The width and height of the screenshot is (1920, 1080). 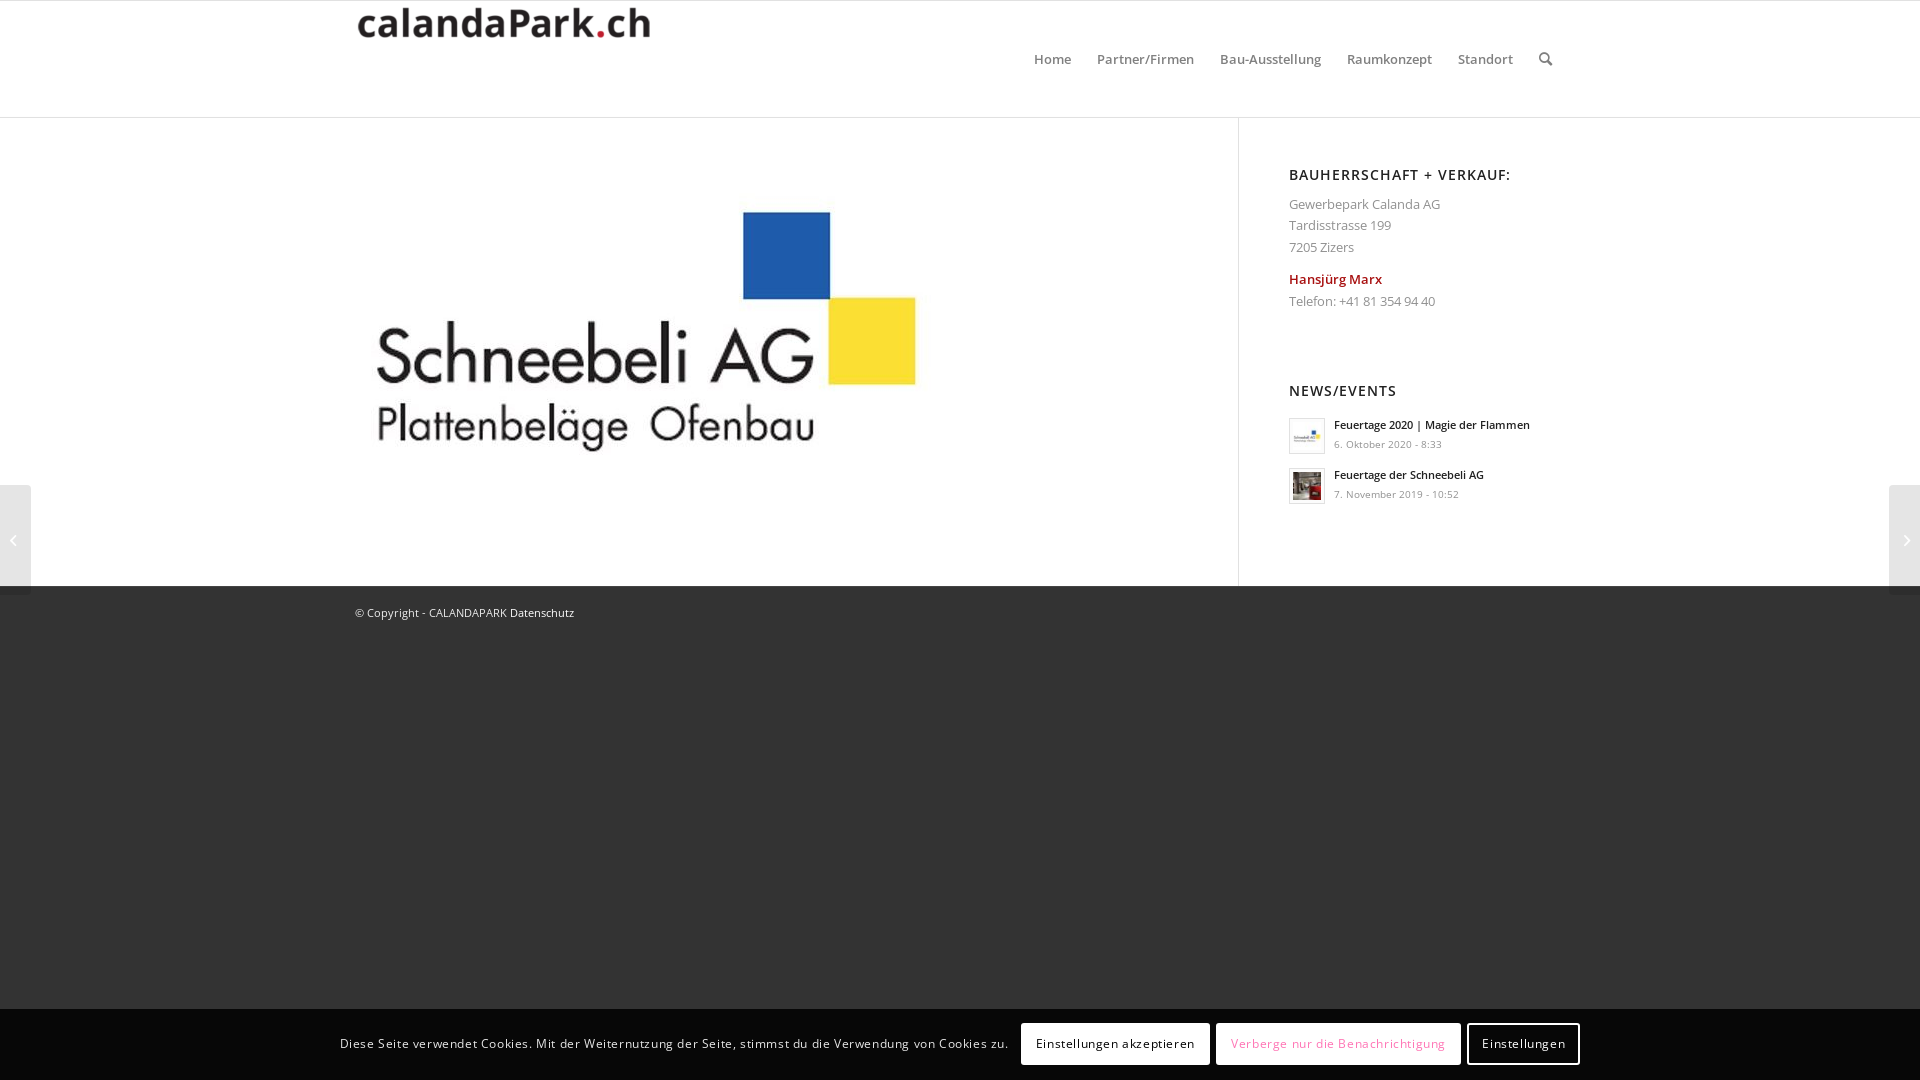 I want to click on 'Read: Feuertage 2020 | Magie der Flammen', so click(x=1306, y=434).